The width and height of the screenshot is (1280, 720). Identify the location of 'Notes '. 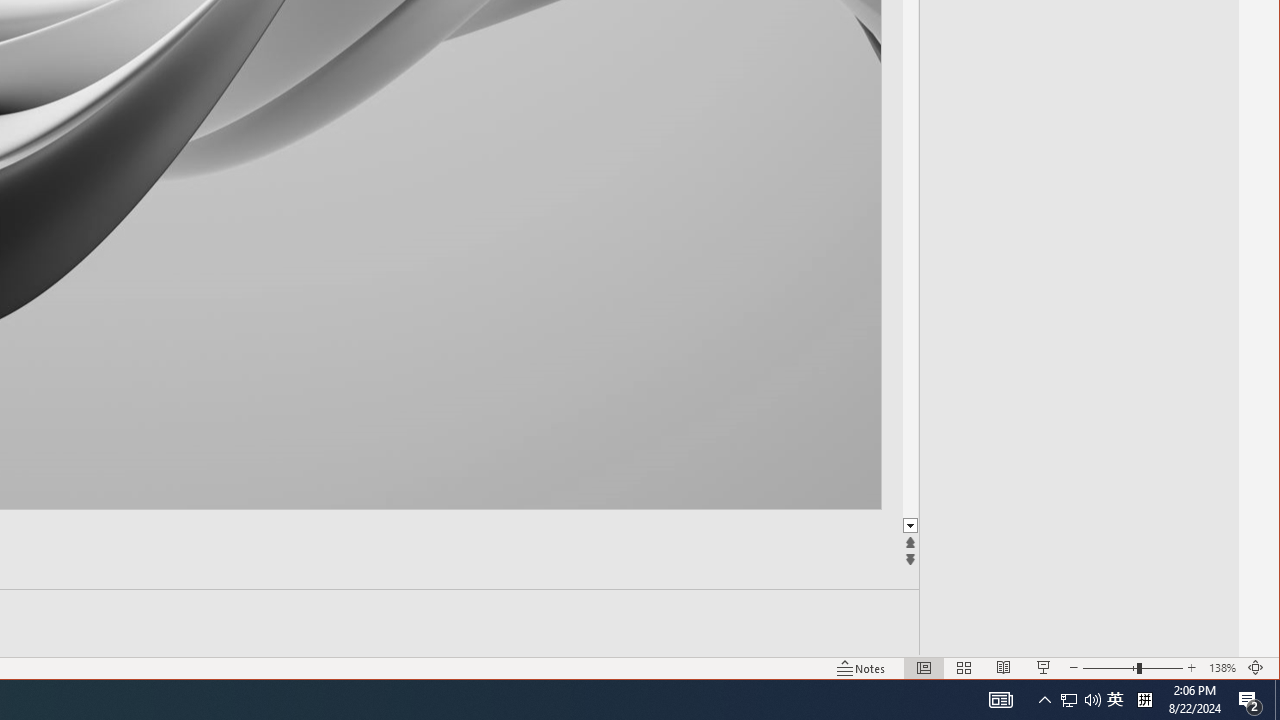
(861, 668).